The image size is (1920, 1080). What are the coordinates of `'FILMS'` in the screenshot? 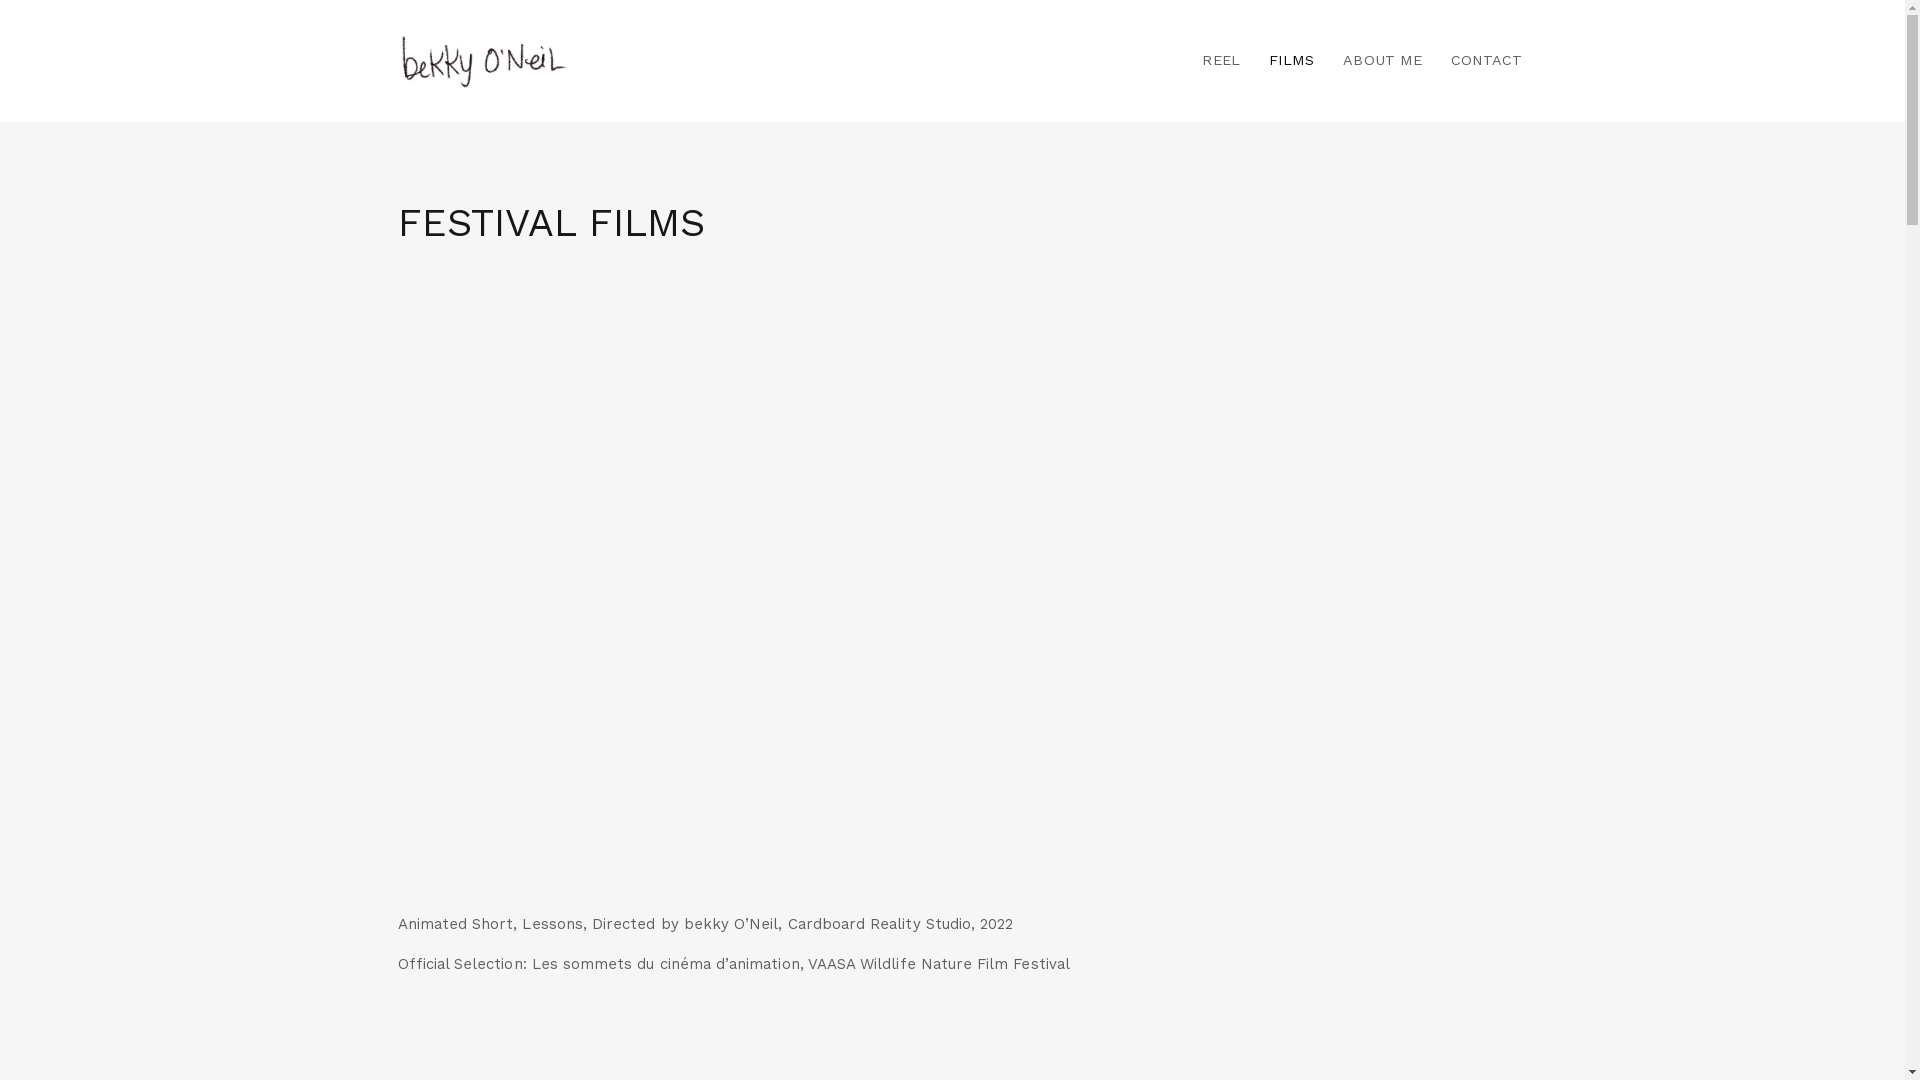 It's located at (1291, 60).